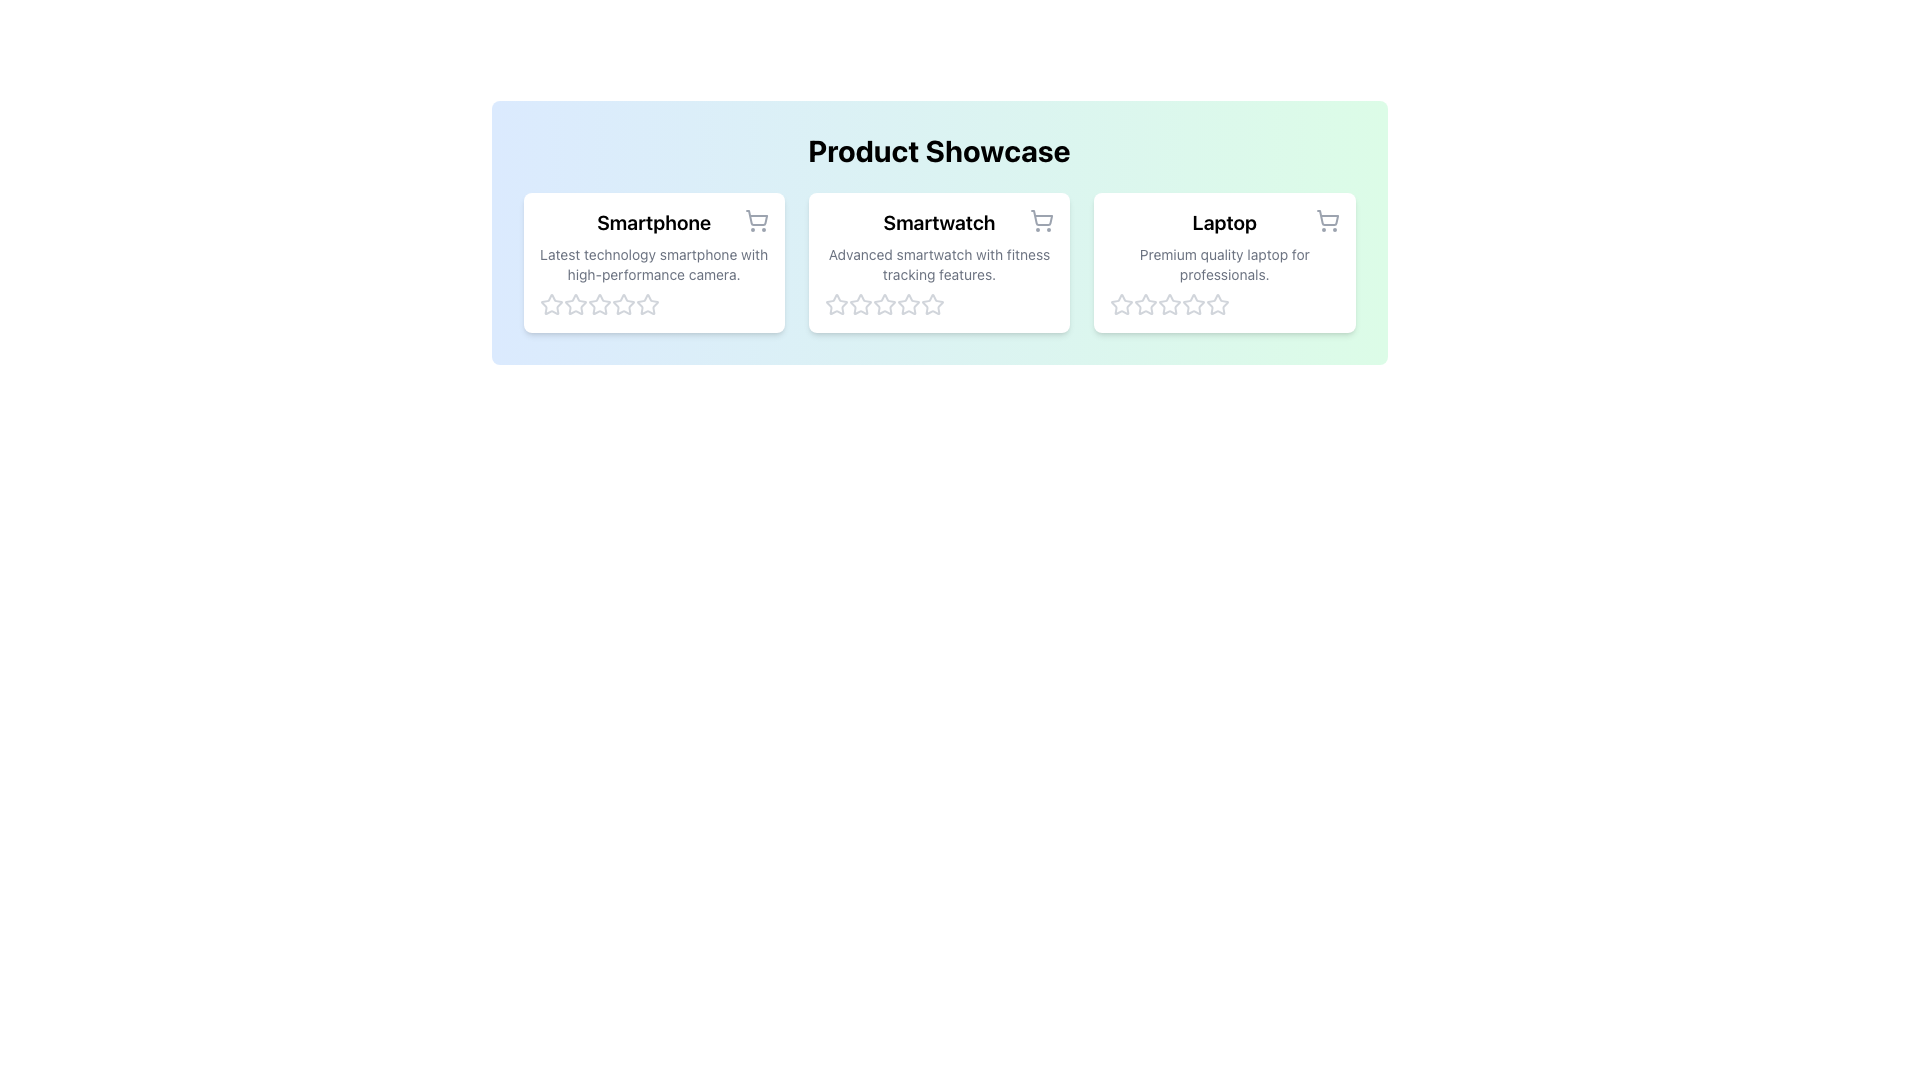 This screenshot has width=1920, height=1080. What do you see at coordinates (654, 264) in the screenshot?
I see `text 'Latest technology smartphone with high-performance camera.' displayed in gray font within the first product card below the title 'Smartphone'` at bounding box center [654, 264].